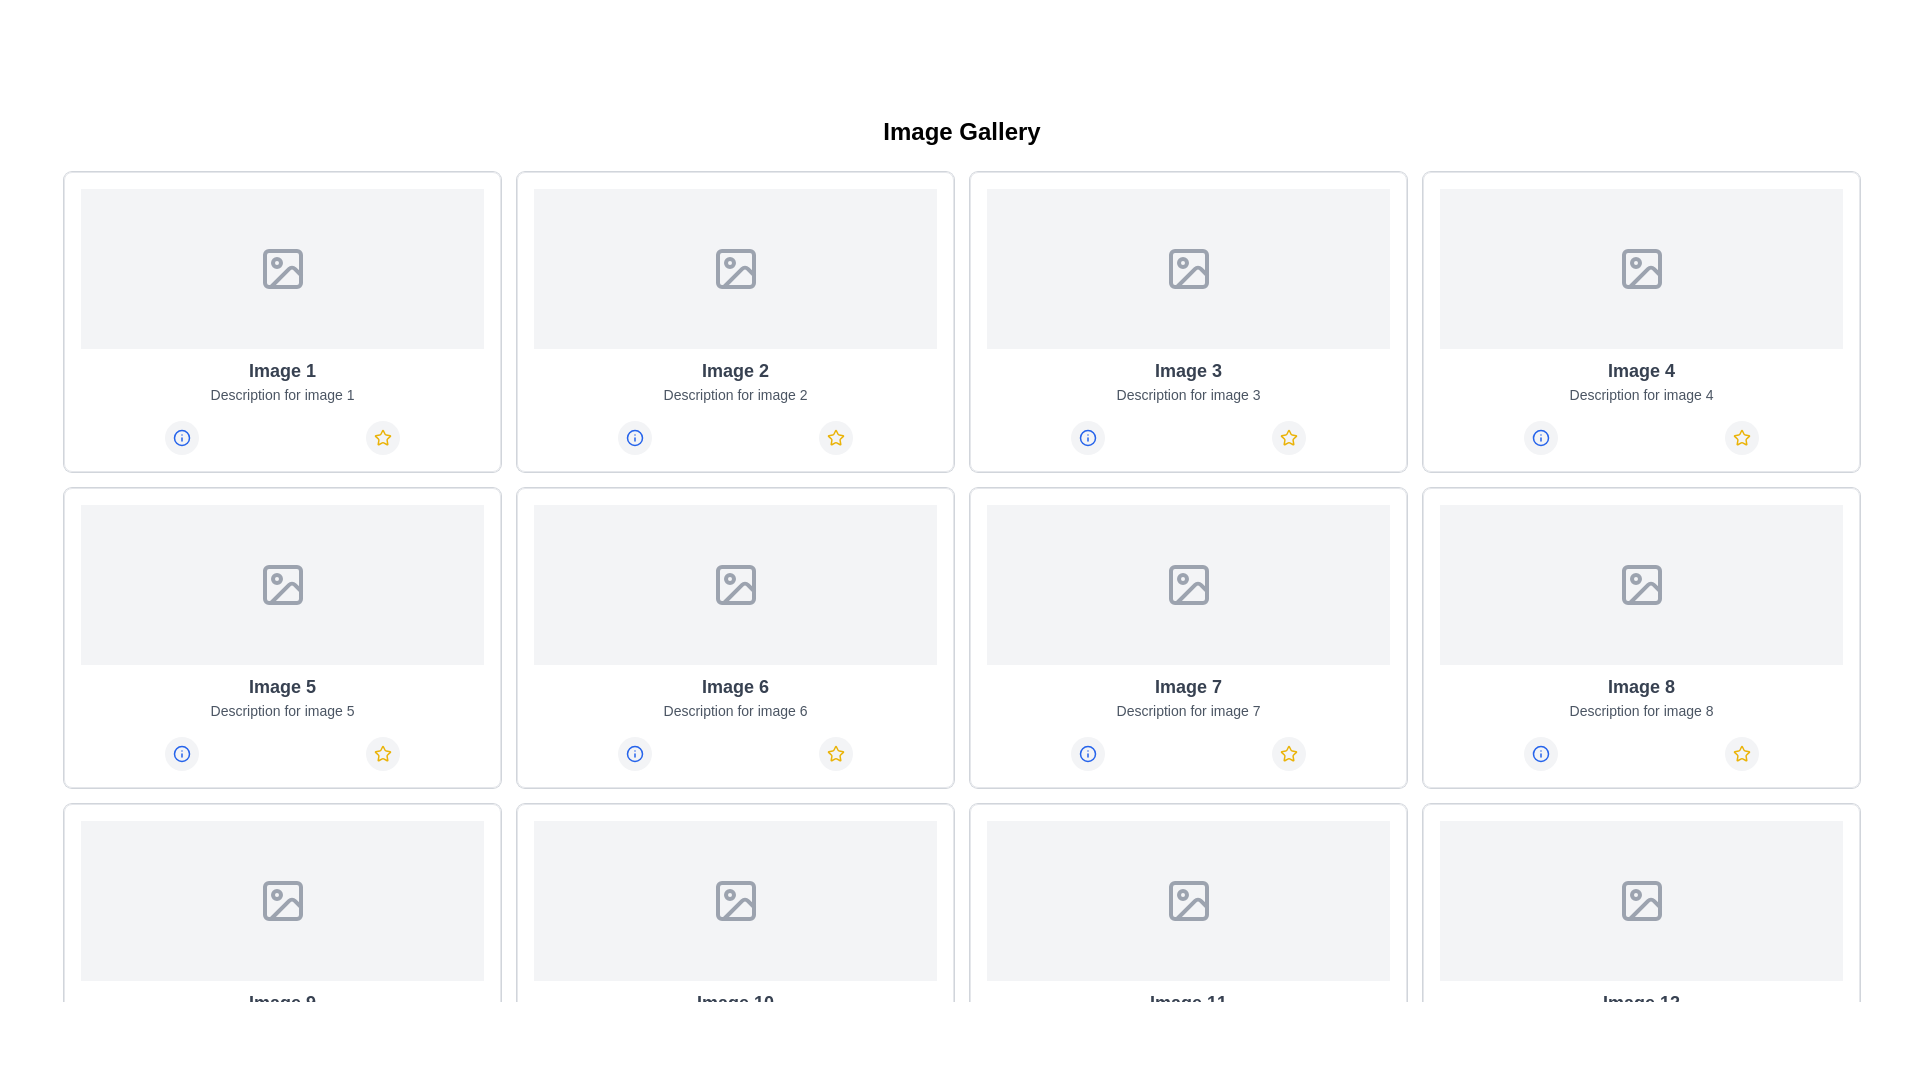 Image resolution: width=1920 pixels, height=1080 pixels. What do you see at coordinates (281, 685) in the screenshot?
I see `the text label located in the second column, second row of the grid layout, which serves as the title or label for the associated image or content block` at bounding box center [281, 685].